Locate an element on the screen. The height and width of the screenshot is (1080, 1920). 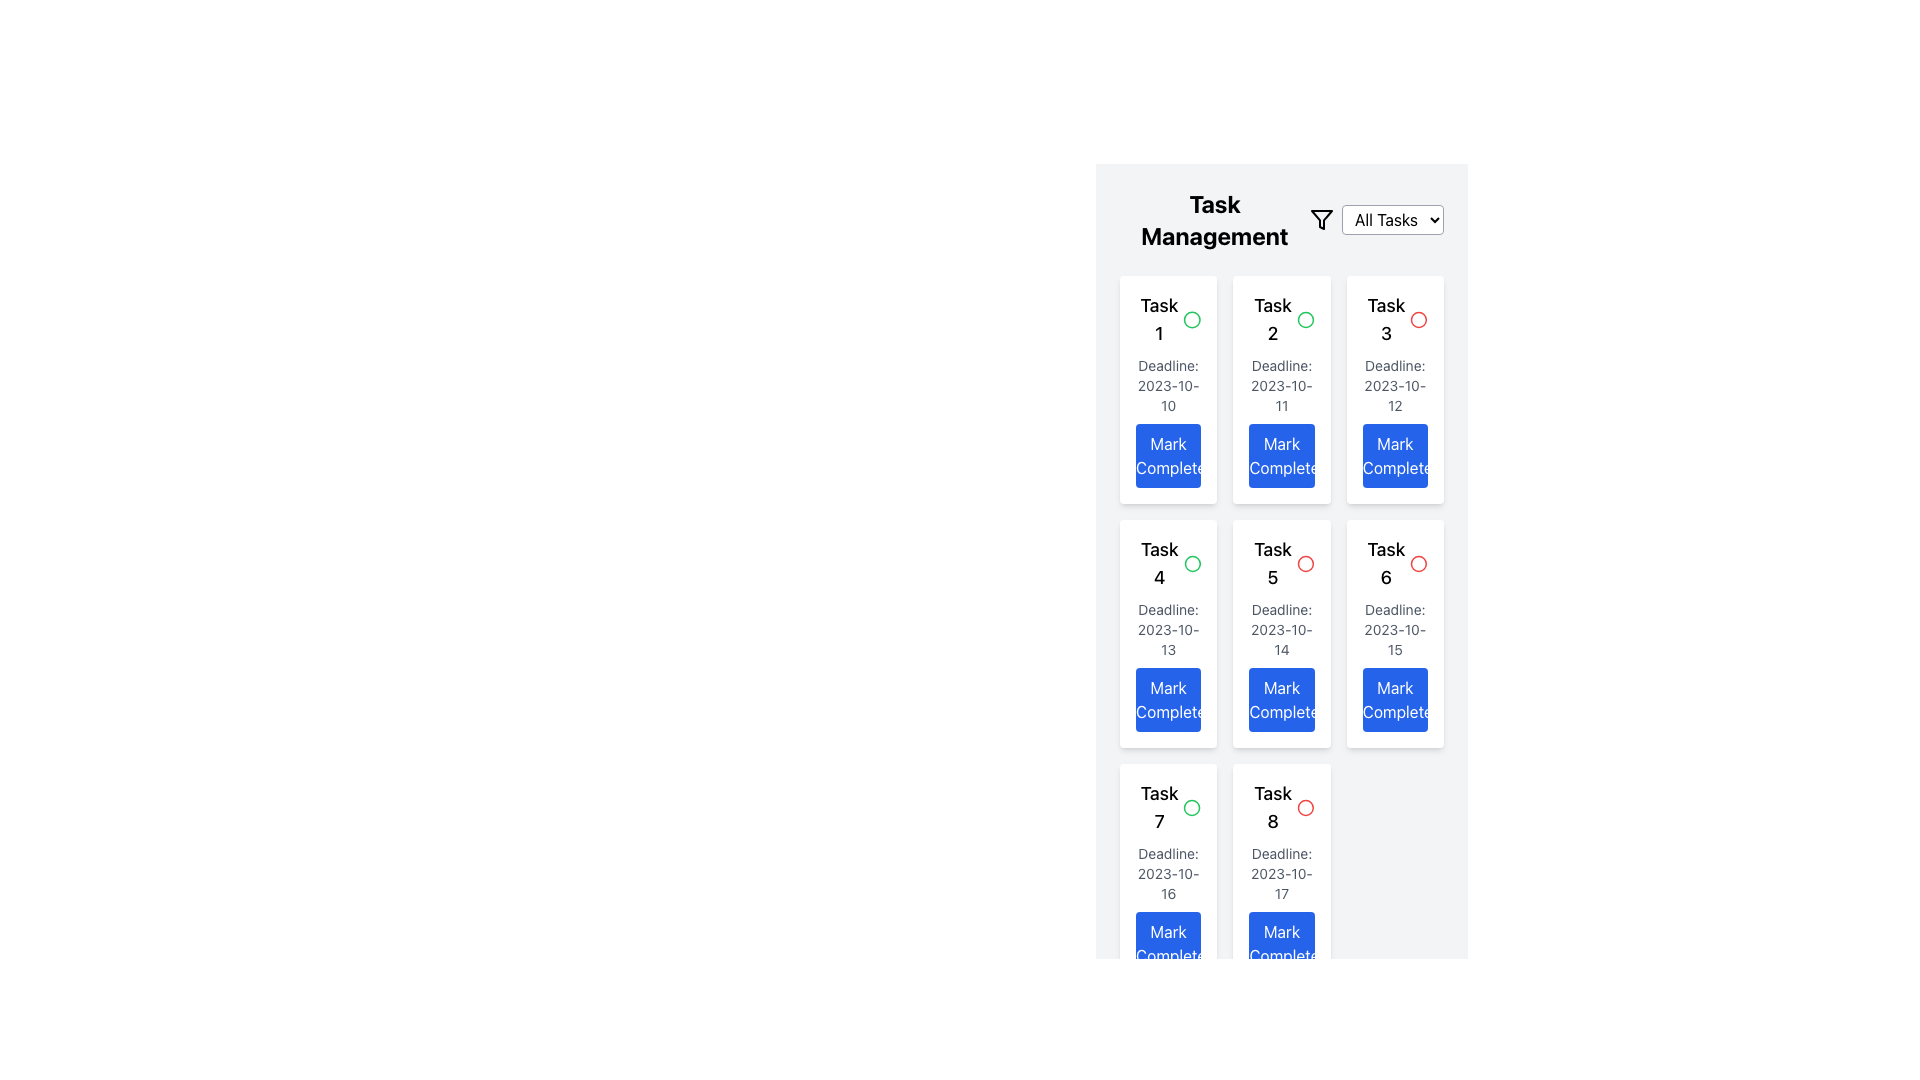
the 'Complete' button for 'Task 3' is located at coordinates (1394, 455).